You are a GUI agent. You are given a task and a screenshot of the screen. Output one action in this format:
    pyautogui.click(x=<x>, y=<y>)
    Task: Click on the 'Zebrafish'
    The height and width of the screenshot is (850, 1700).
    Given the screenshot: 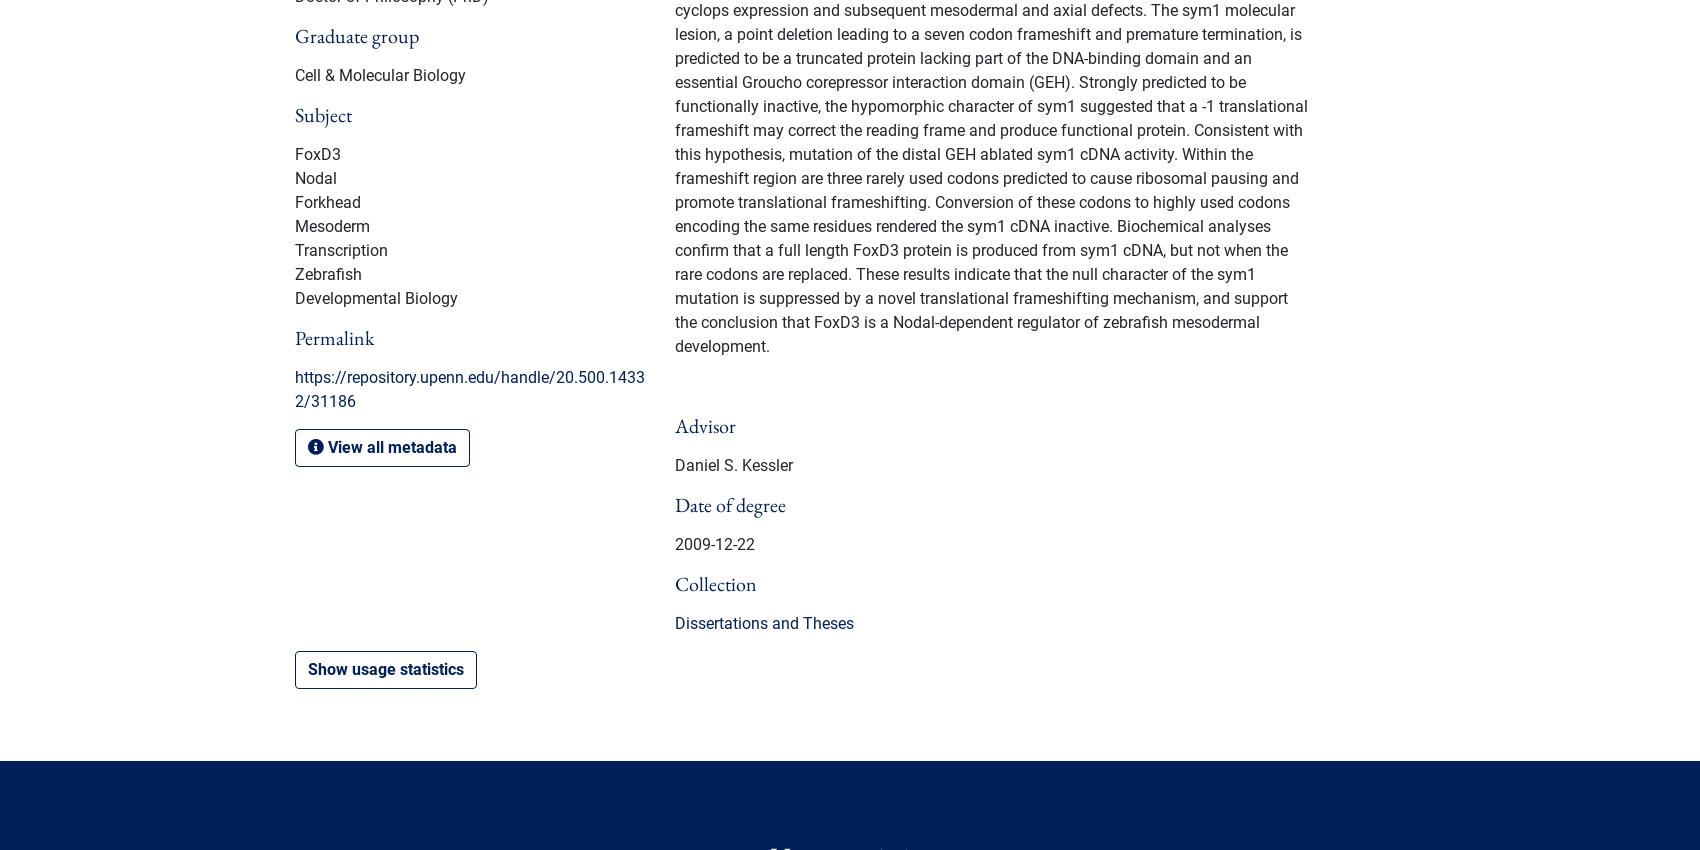 What is the action you would take?
    pyautogui.click(x=327, y=272)
    